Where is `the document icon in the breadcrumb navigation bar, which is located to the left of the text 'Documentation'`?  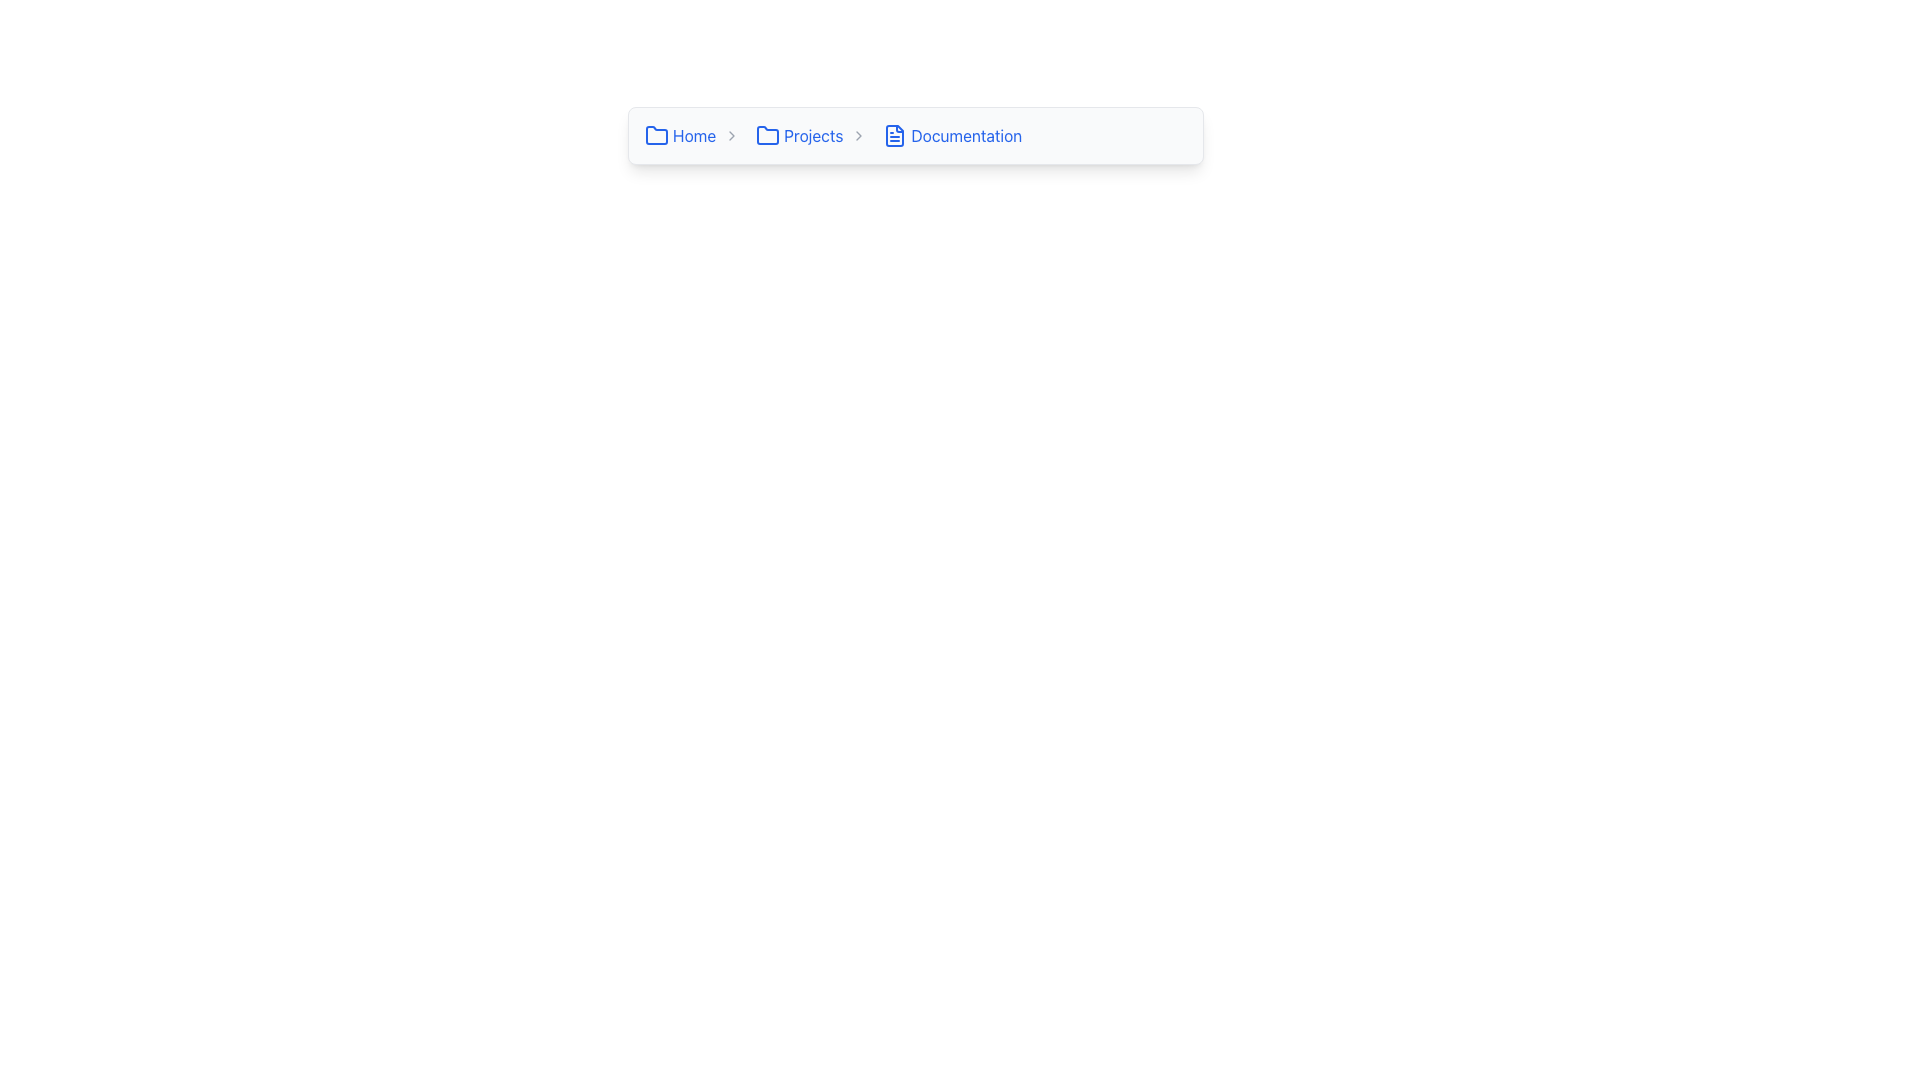 the document icon in the breadcrumb navigation bar, which is located to the left of the text 'Documentation' is located at coordinates (894, 135).